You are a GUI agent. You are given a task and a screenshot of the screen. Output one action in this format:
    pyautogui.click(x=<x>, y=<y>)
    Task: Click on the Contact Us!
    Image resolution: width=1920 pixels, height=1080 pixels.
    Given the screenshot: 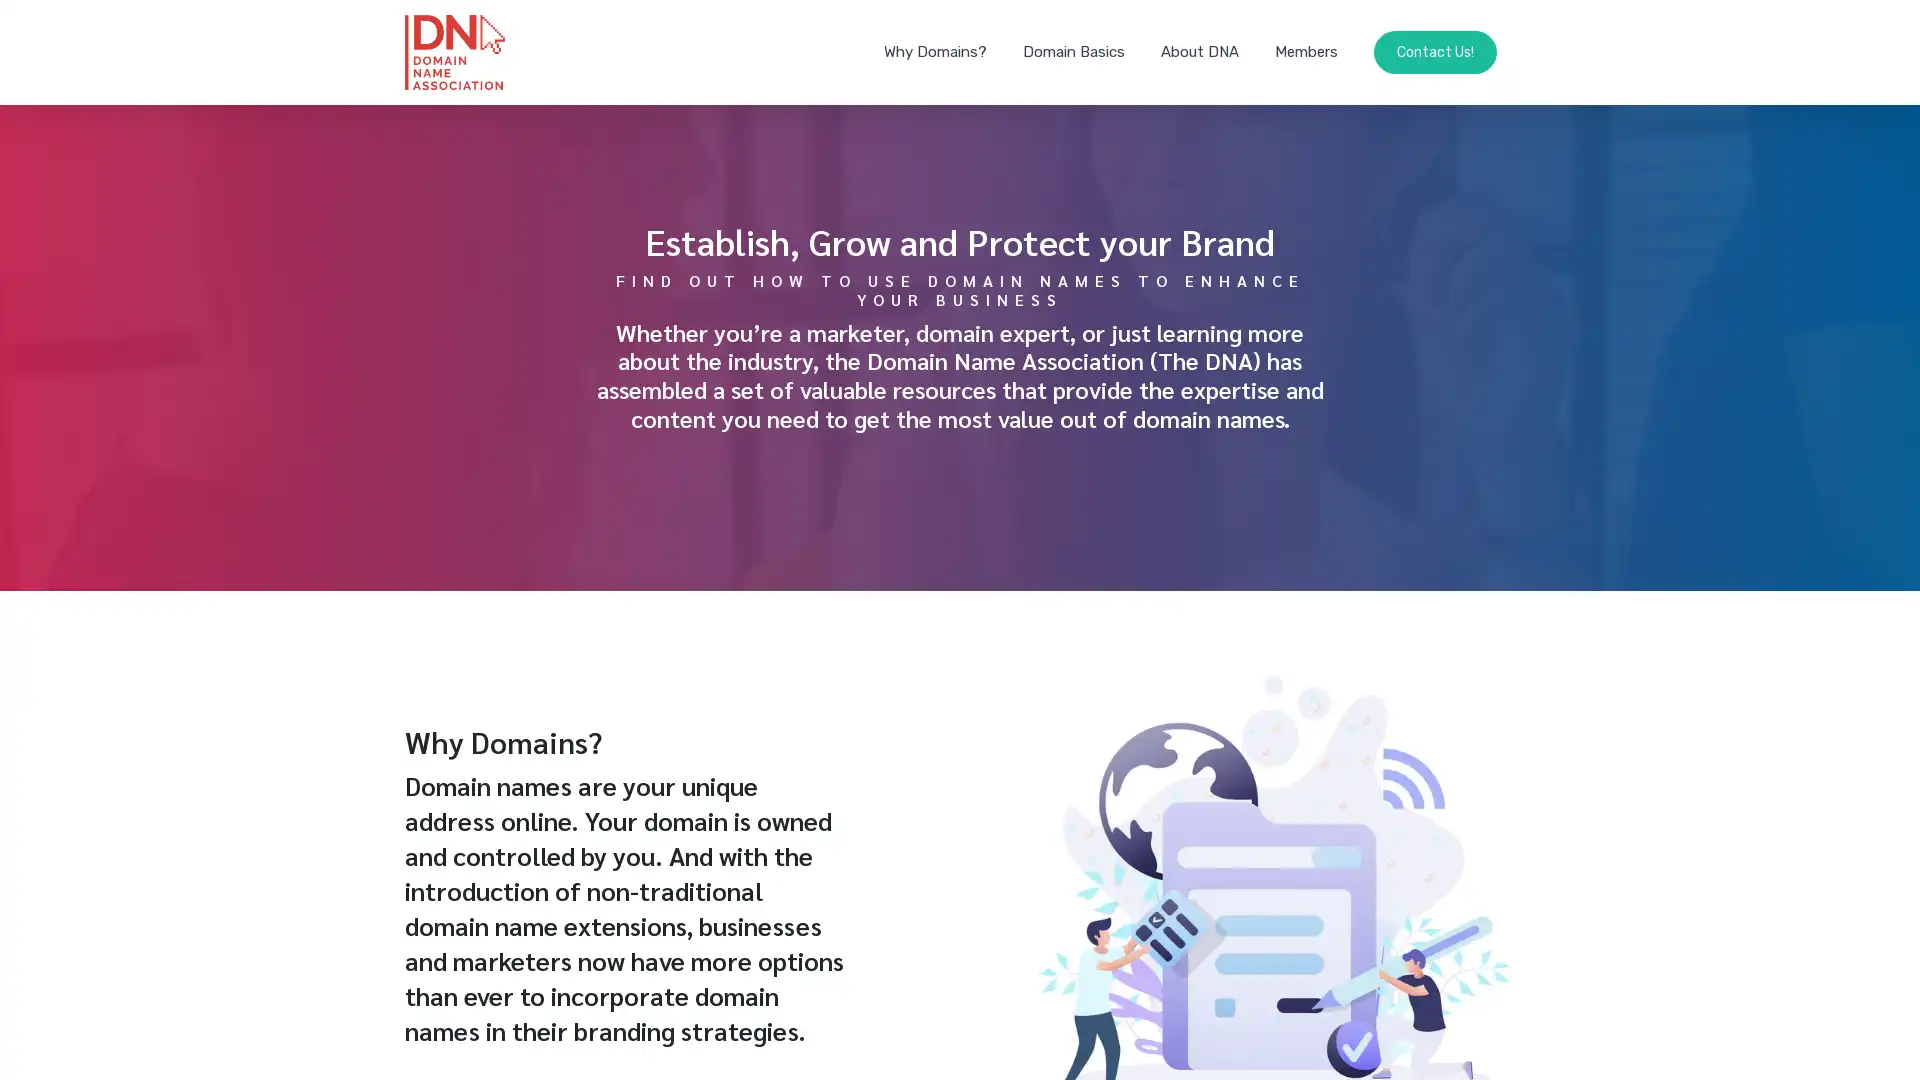 What is the action you would take?
    pyautogui.click(x=1434, y=51)
    